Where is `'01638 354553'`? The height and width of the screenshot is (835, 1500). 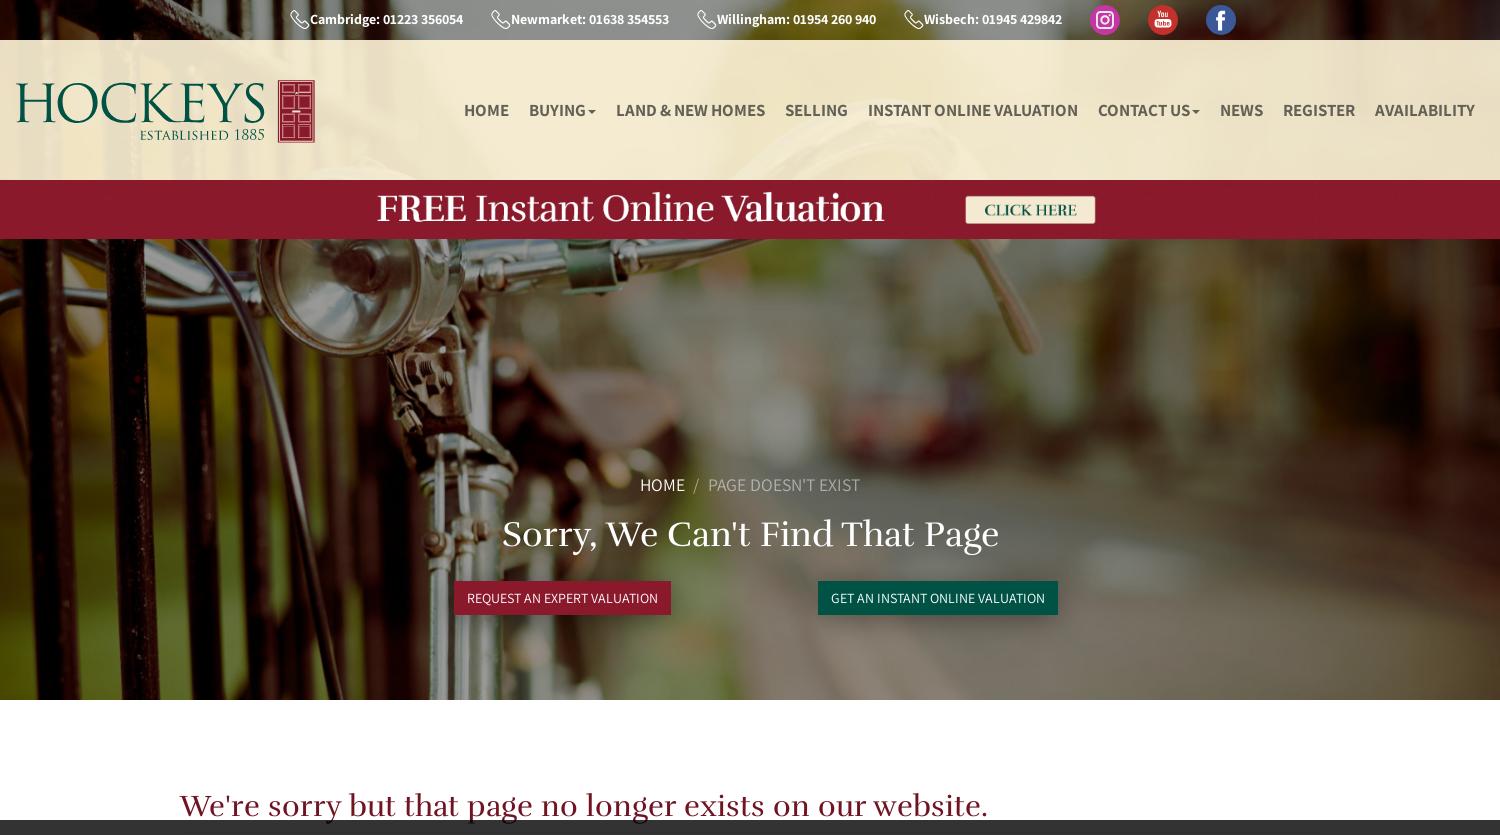 '01638 354553' is located at coordinates (584, 18).